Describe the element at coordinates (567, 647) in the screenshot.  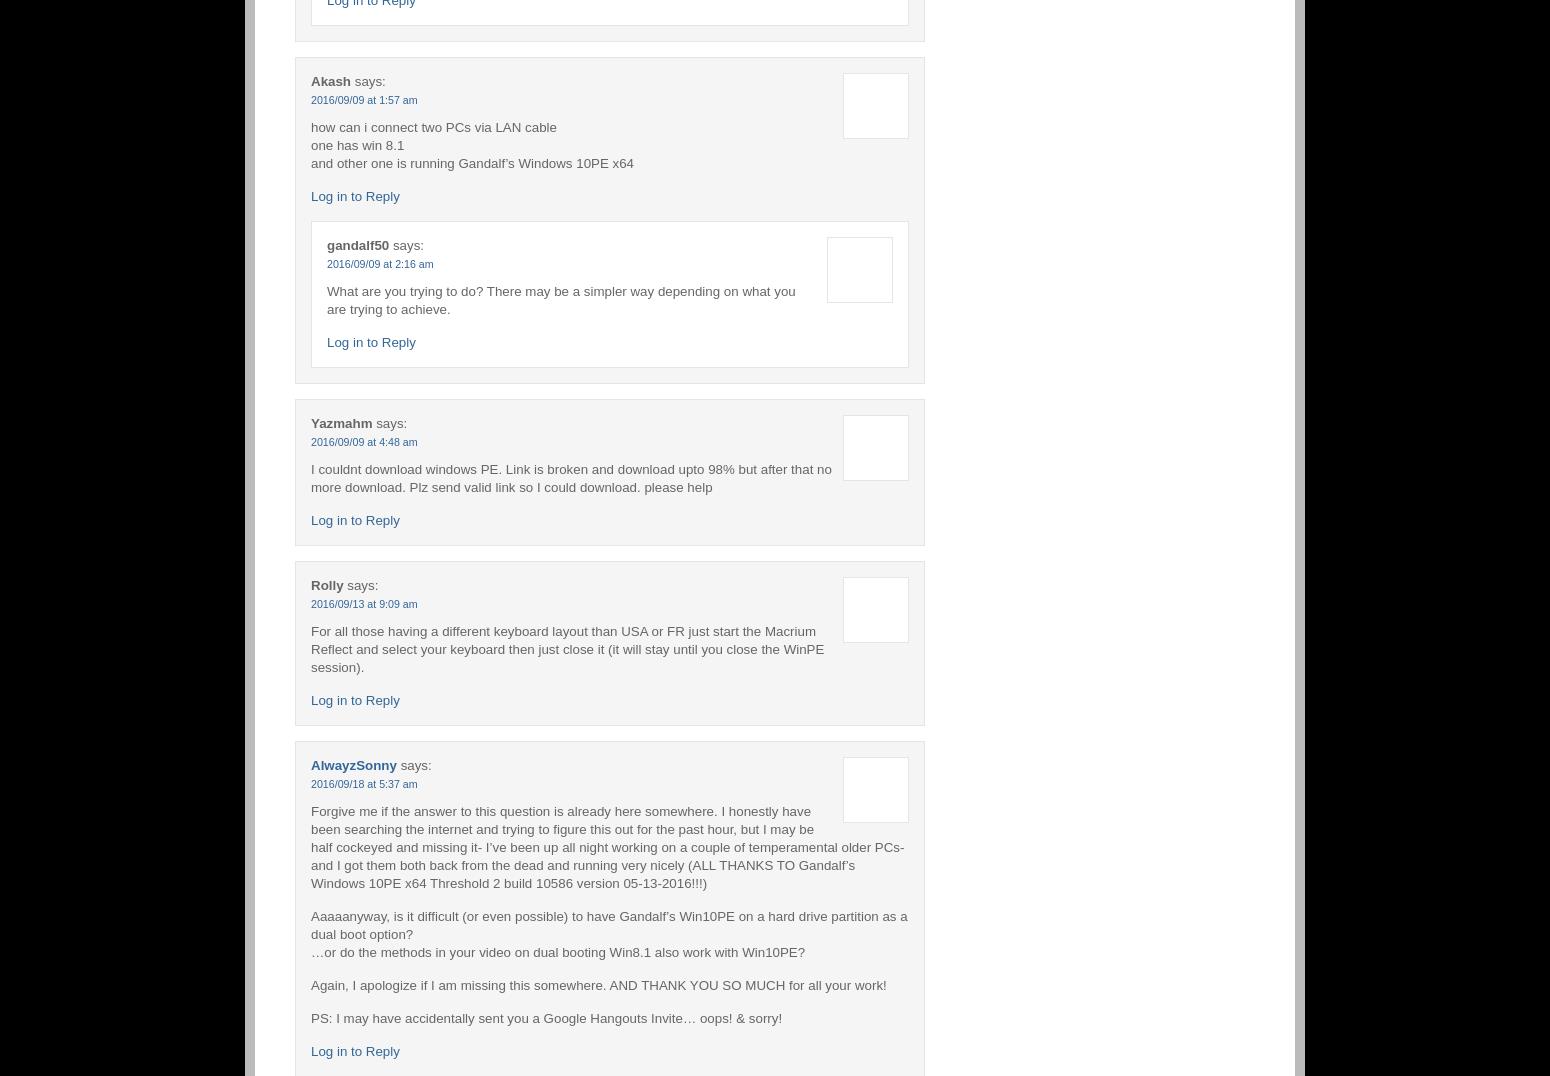
I see `'For all those having a different keyboard layout than USA or FR just start the Macrium Reflect and select your keyboard then just close it (it will stay until you close the WinPE session).'` at that location.